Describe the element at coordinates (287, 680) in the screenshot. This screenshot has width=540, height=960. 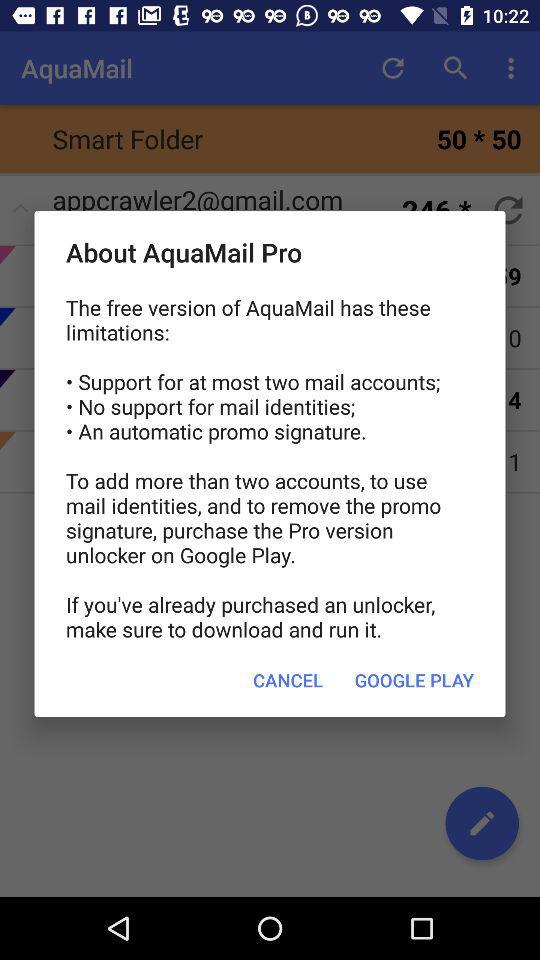
I see `icon below the the free version item` at that location.